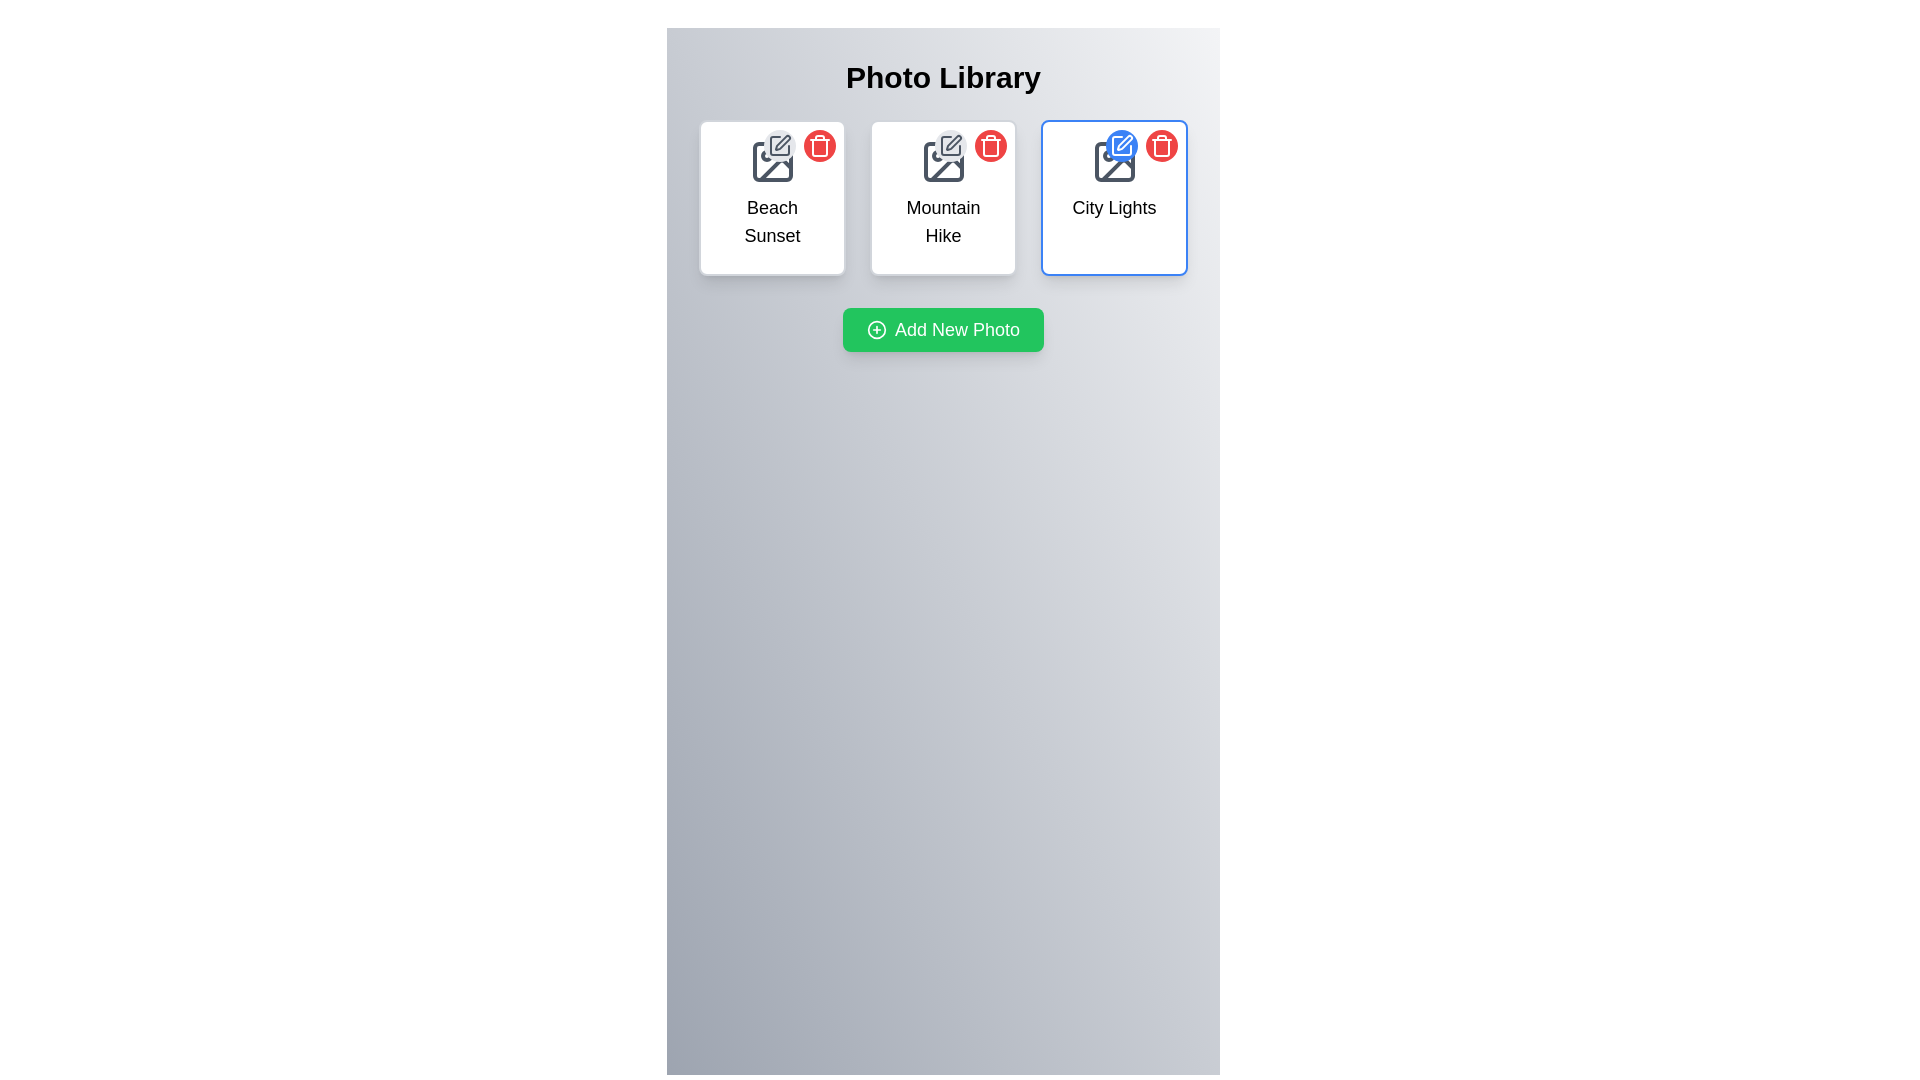 The height and width of the screenshot is (1080, 1920). Describe the element at coordinates (942, 222) in the screenshot. I see `the text label 'Mountain Hike' which is positioned within the second card from the left, aligned below an image icon and above functional buttons` at that location.